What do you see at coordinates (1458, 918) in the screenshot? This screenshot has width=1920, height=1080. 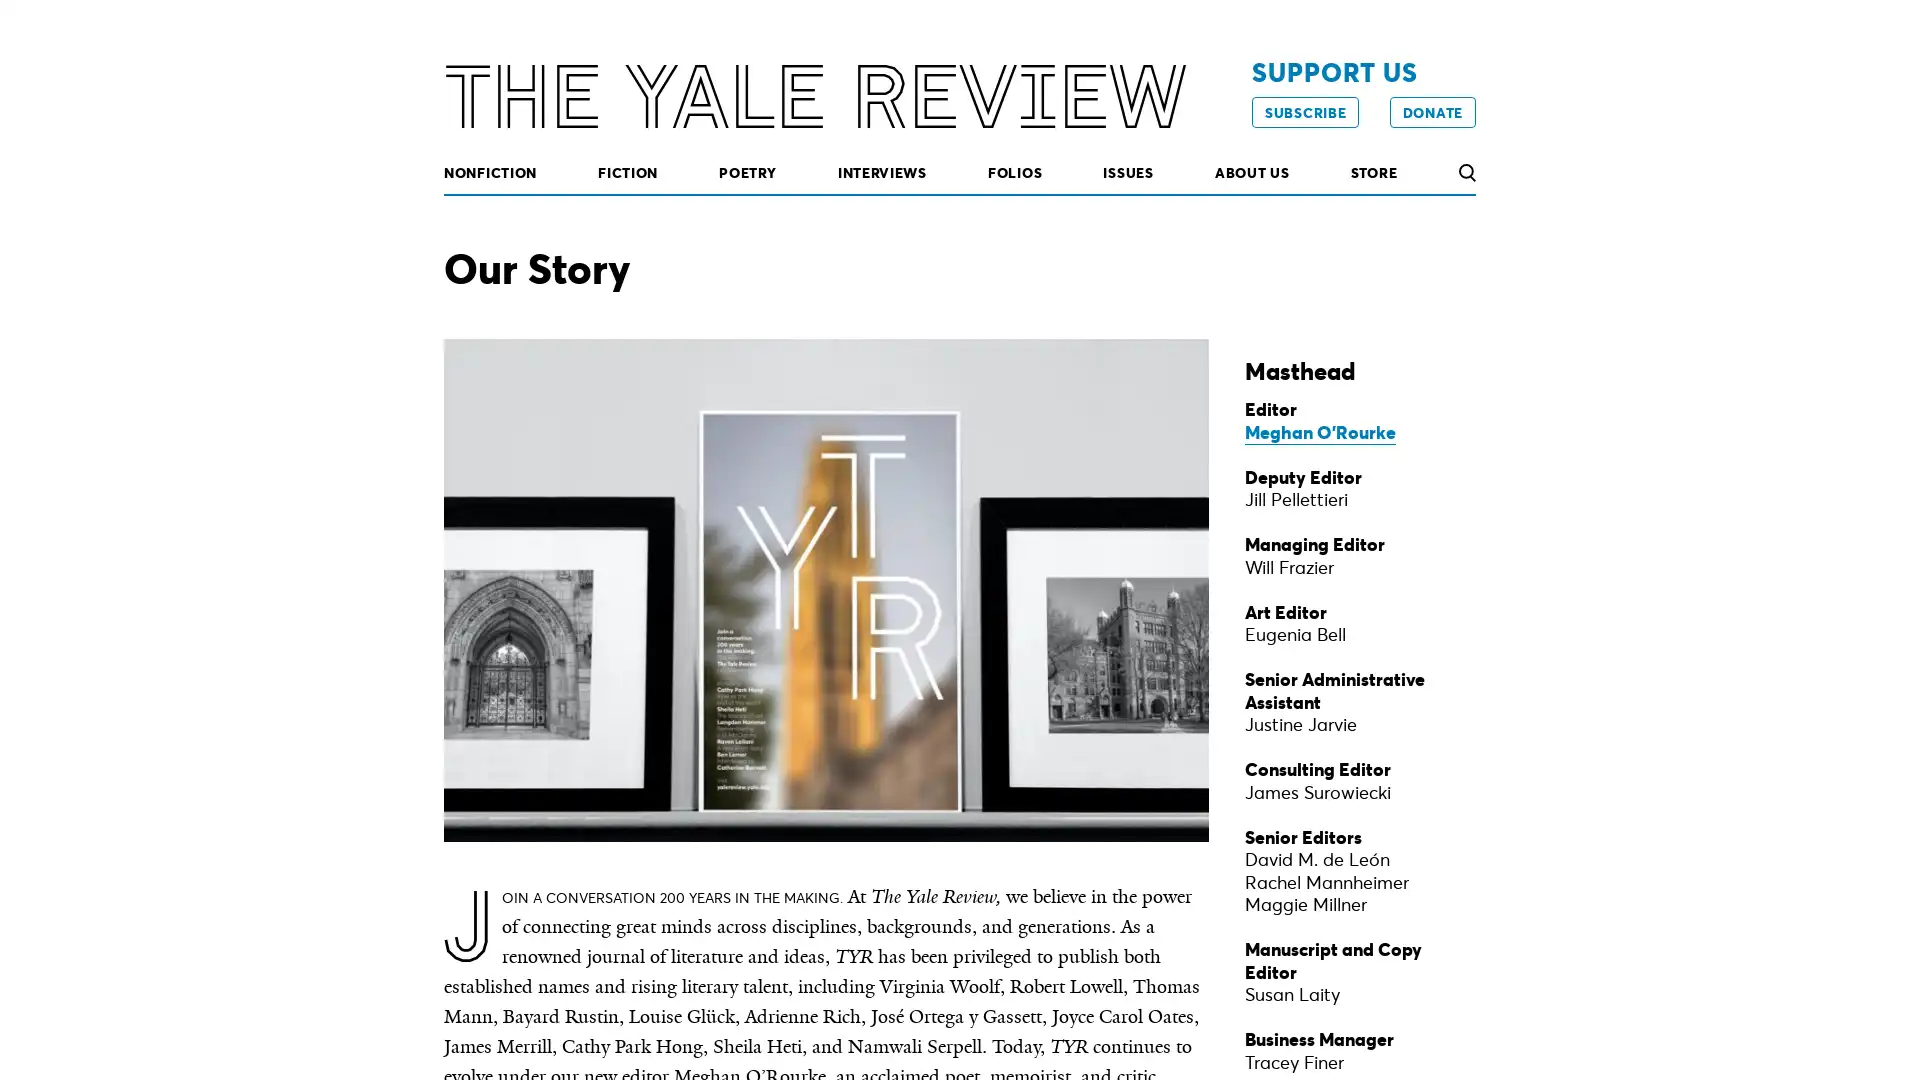 I see `close` at bounding box center [1458, 918].